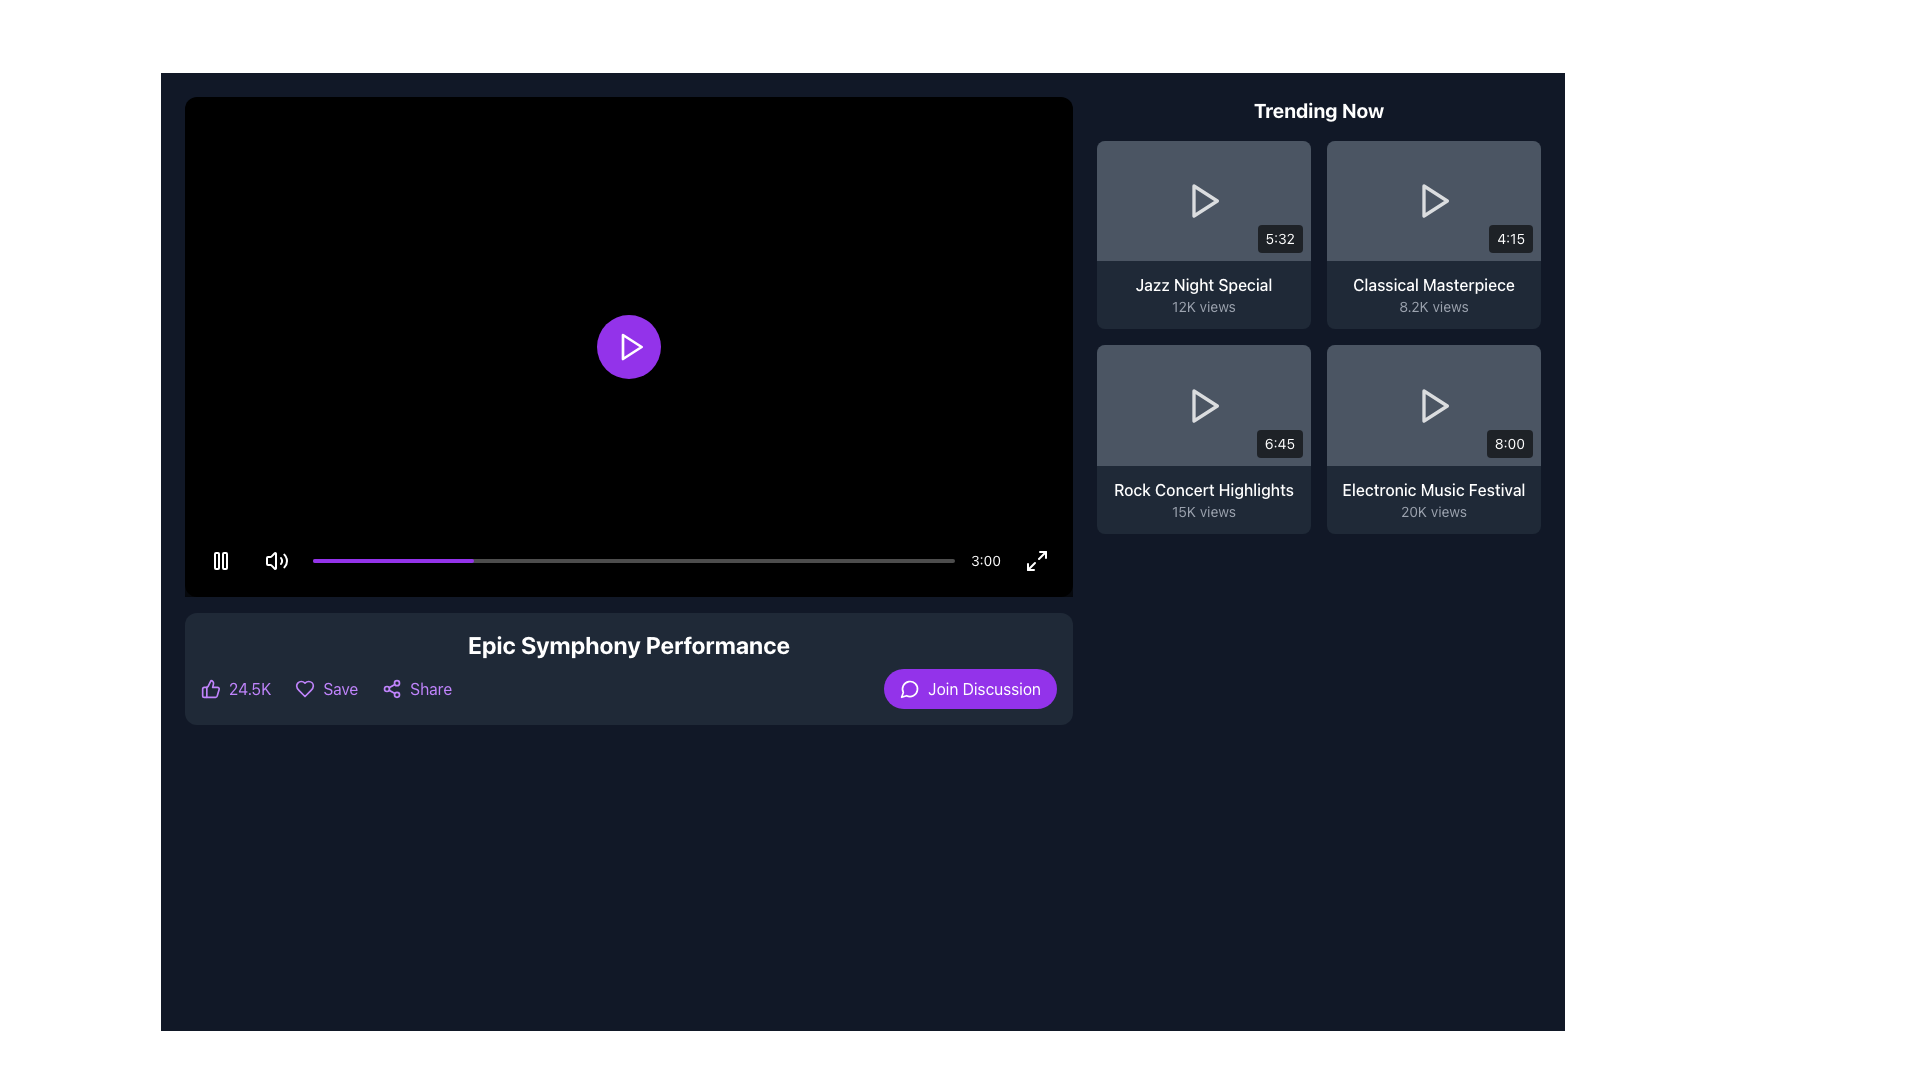 This screenshot has width=1920, height=1080. What do you see at coordinates (1203, 307) in the screenshot?
I see `the Text label that displays the view count information for the media item labeled 'Jazz Night Special' in the 'Trending Now' section` at bounding box center [1203, 307].